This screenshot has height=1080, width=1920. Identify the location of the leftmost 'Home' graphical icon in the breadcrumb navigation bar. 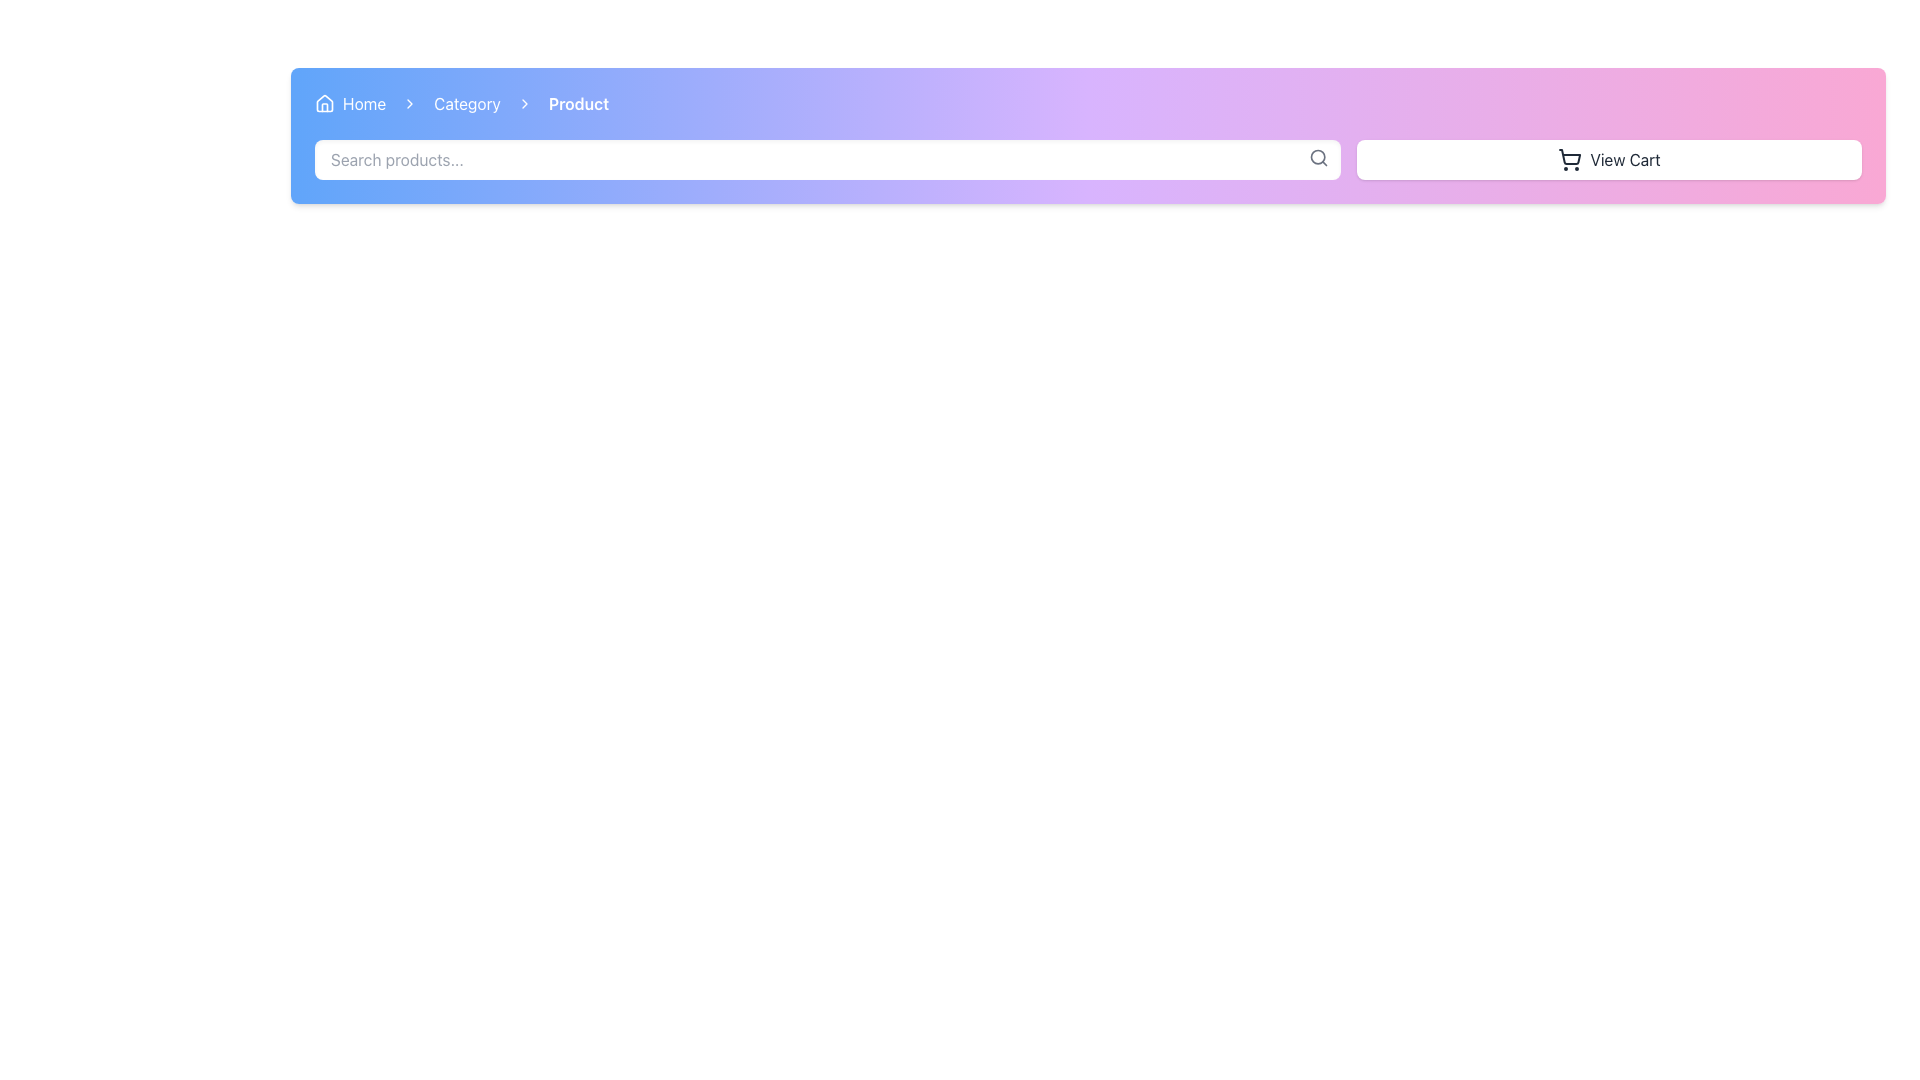
(325, 103).